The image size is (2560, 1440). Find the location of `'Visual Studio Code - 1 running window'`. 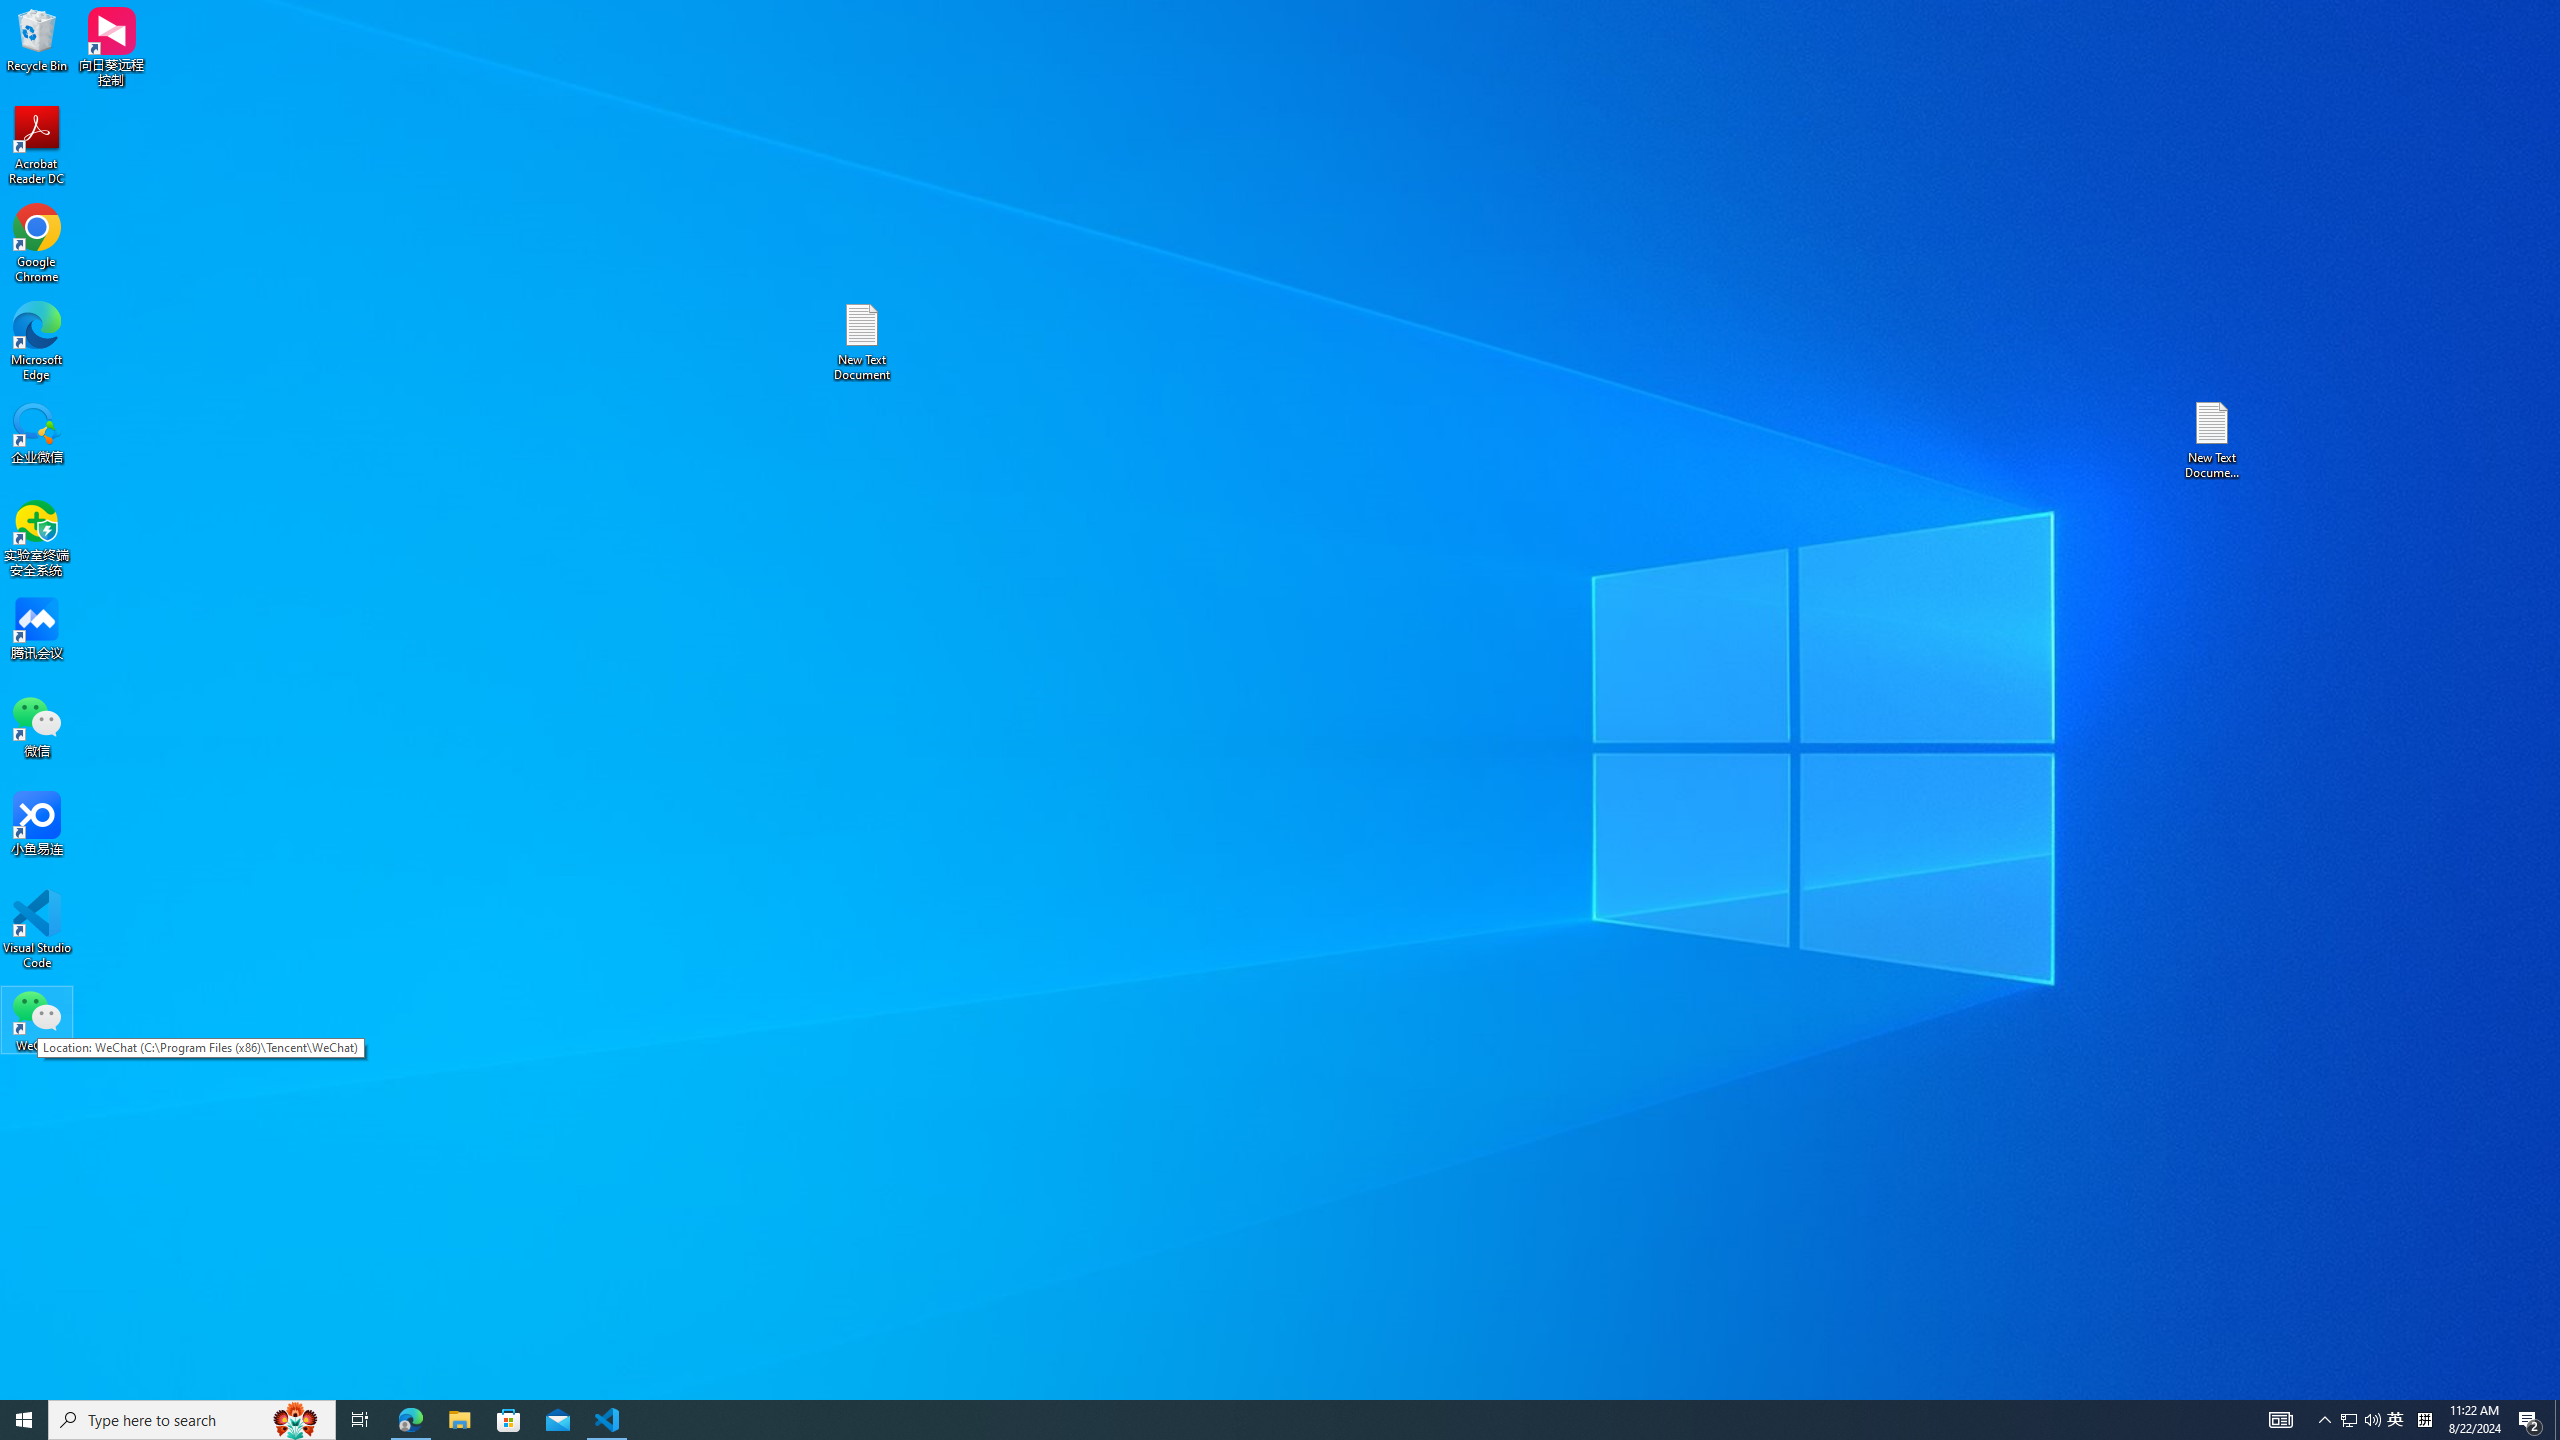

'Visual Studio Code - 1 running window' is located at coordinates (607, 1418).